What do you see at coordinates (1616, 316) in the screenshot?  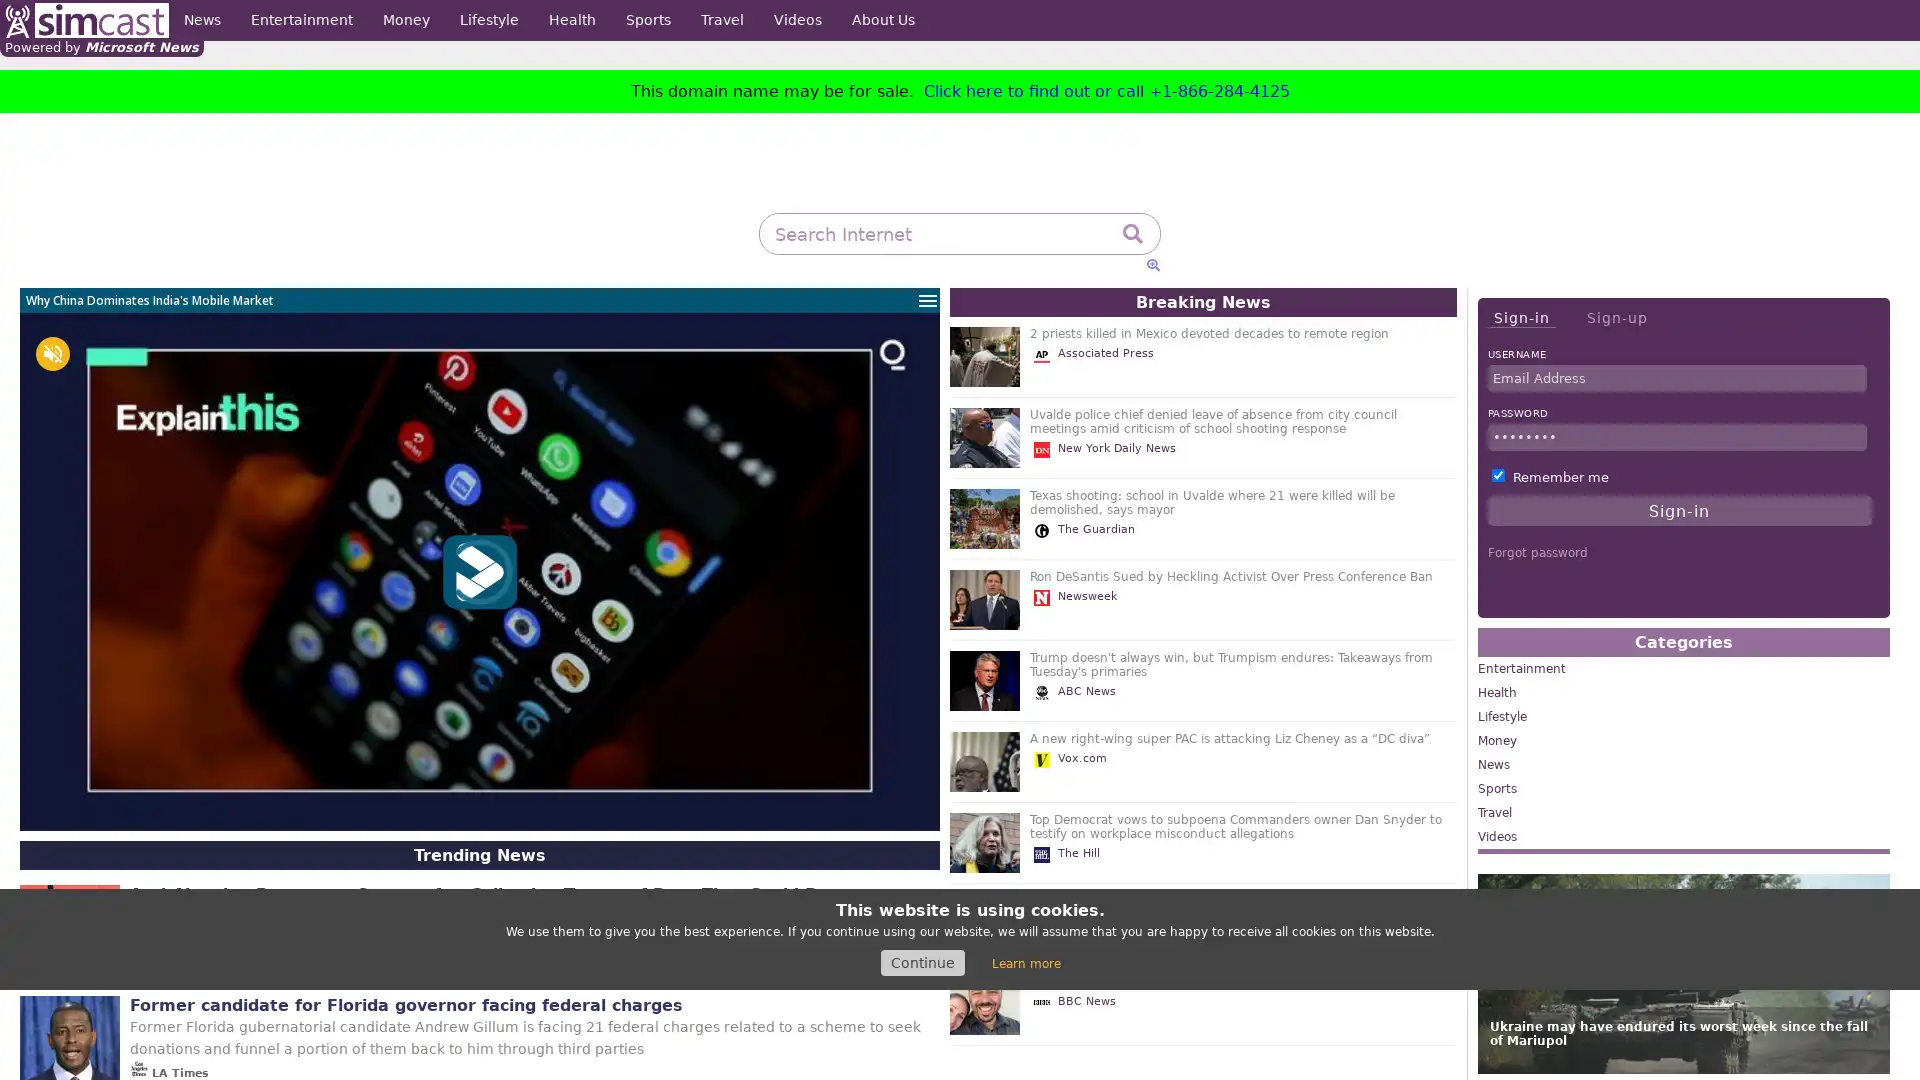 I see `Sign-up` at bounding box center [1616, 316].